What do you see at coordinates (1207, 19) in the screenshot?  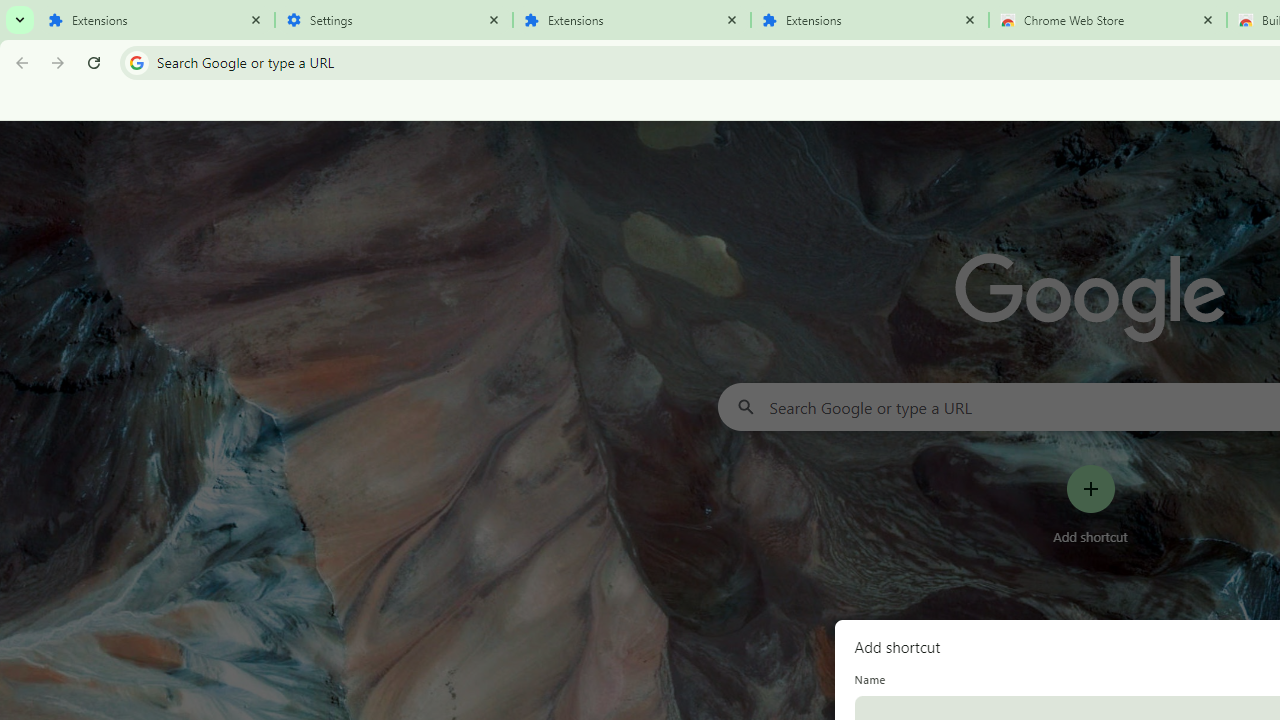 I see `'Close'` at bounding box center [1207, 19].